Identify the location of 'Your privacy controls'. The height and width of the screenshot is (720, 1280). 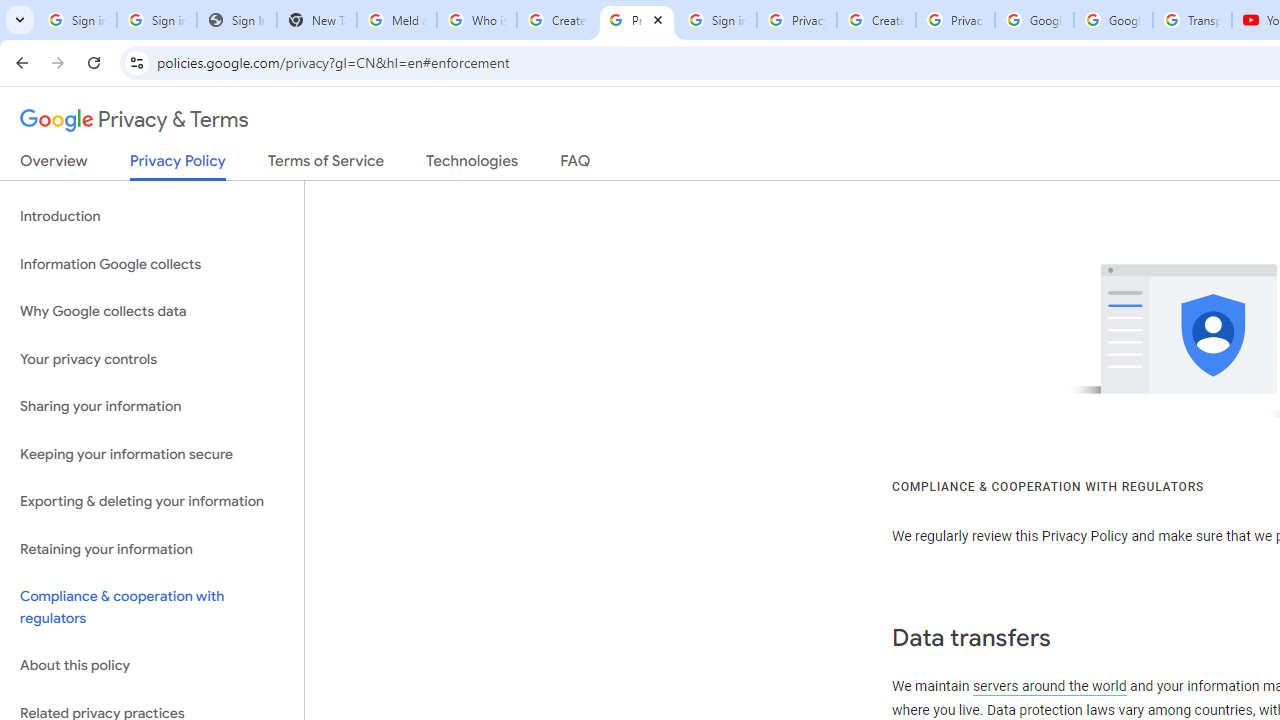
(151, 358).